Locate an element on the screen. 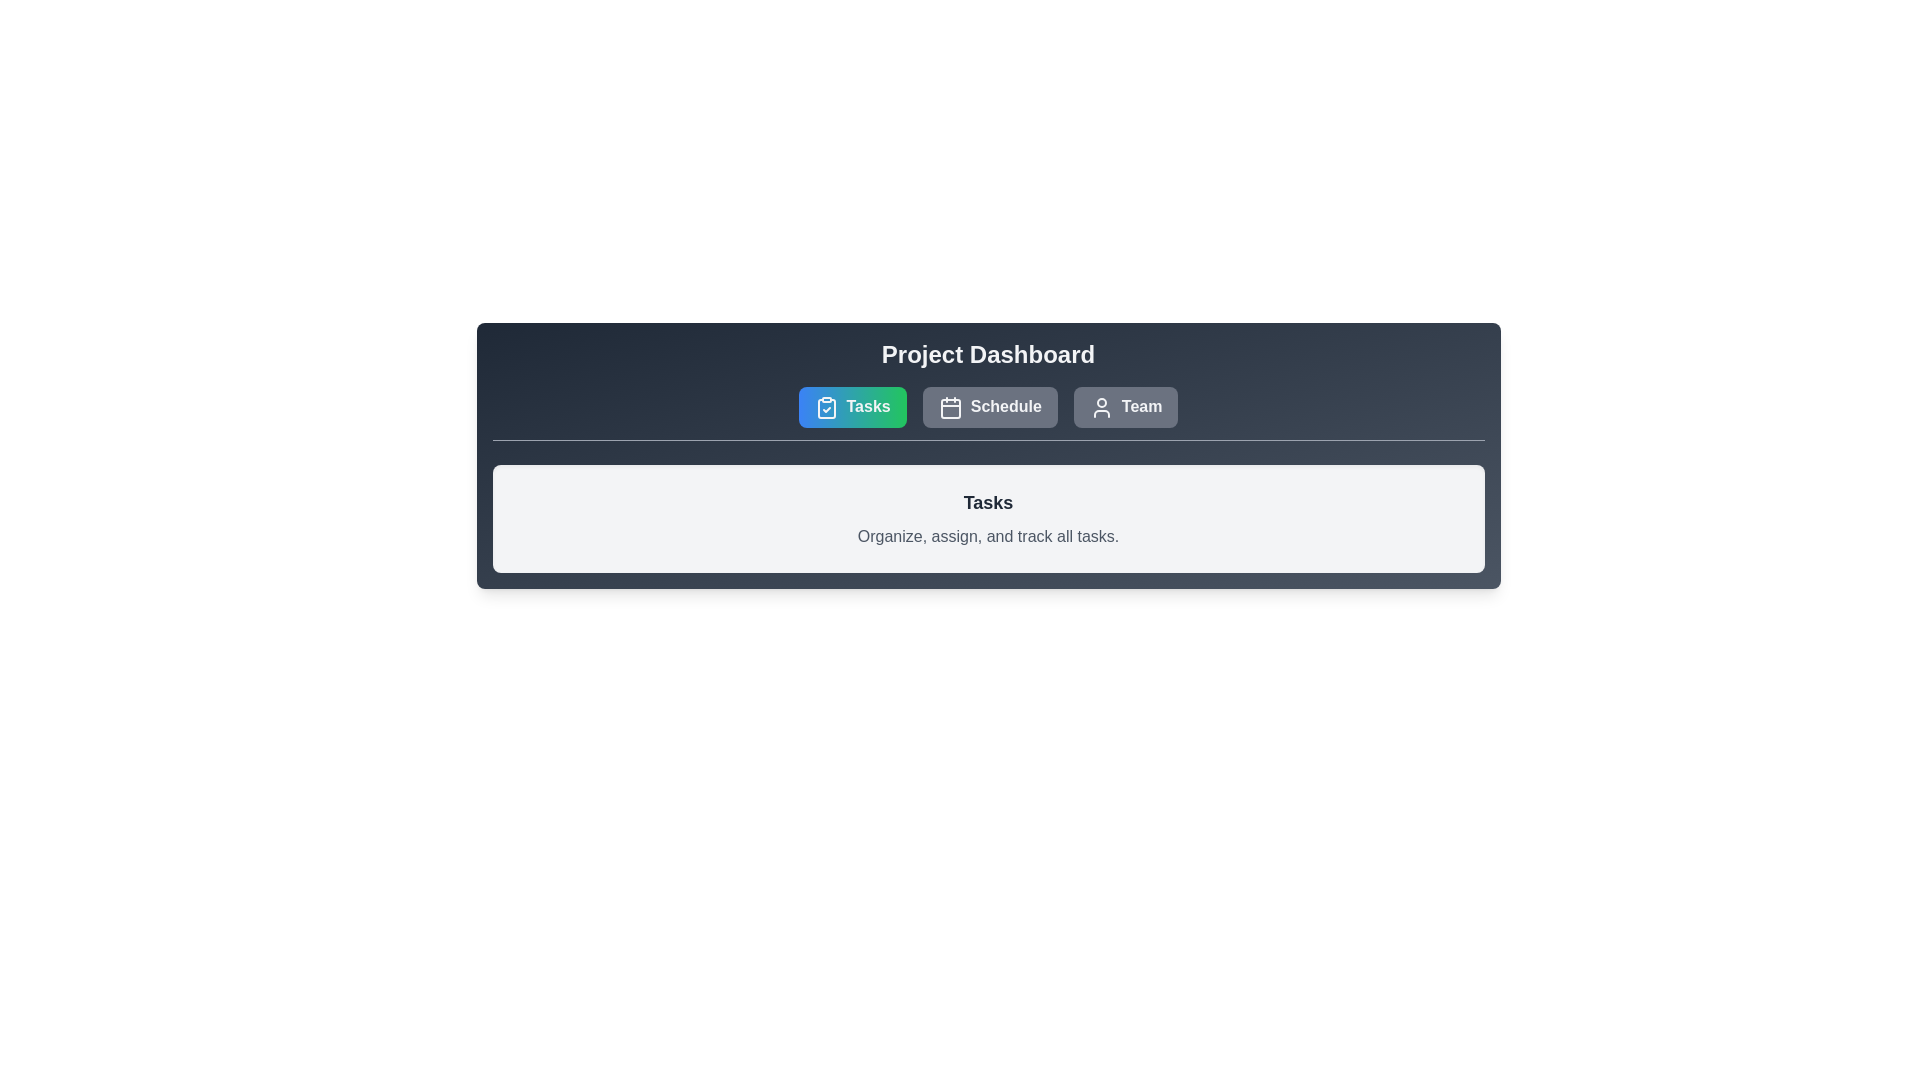  the calendar icon located to the left of the 'Schedule' button in the navigation bar to enhance user recognition and navigation is located at coordinates (949, 406).